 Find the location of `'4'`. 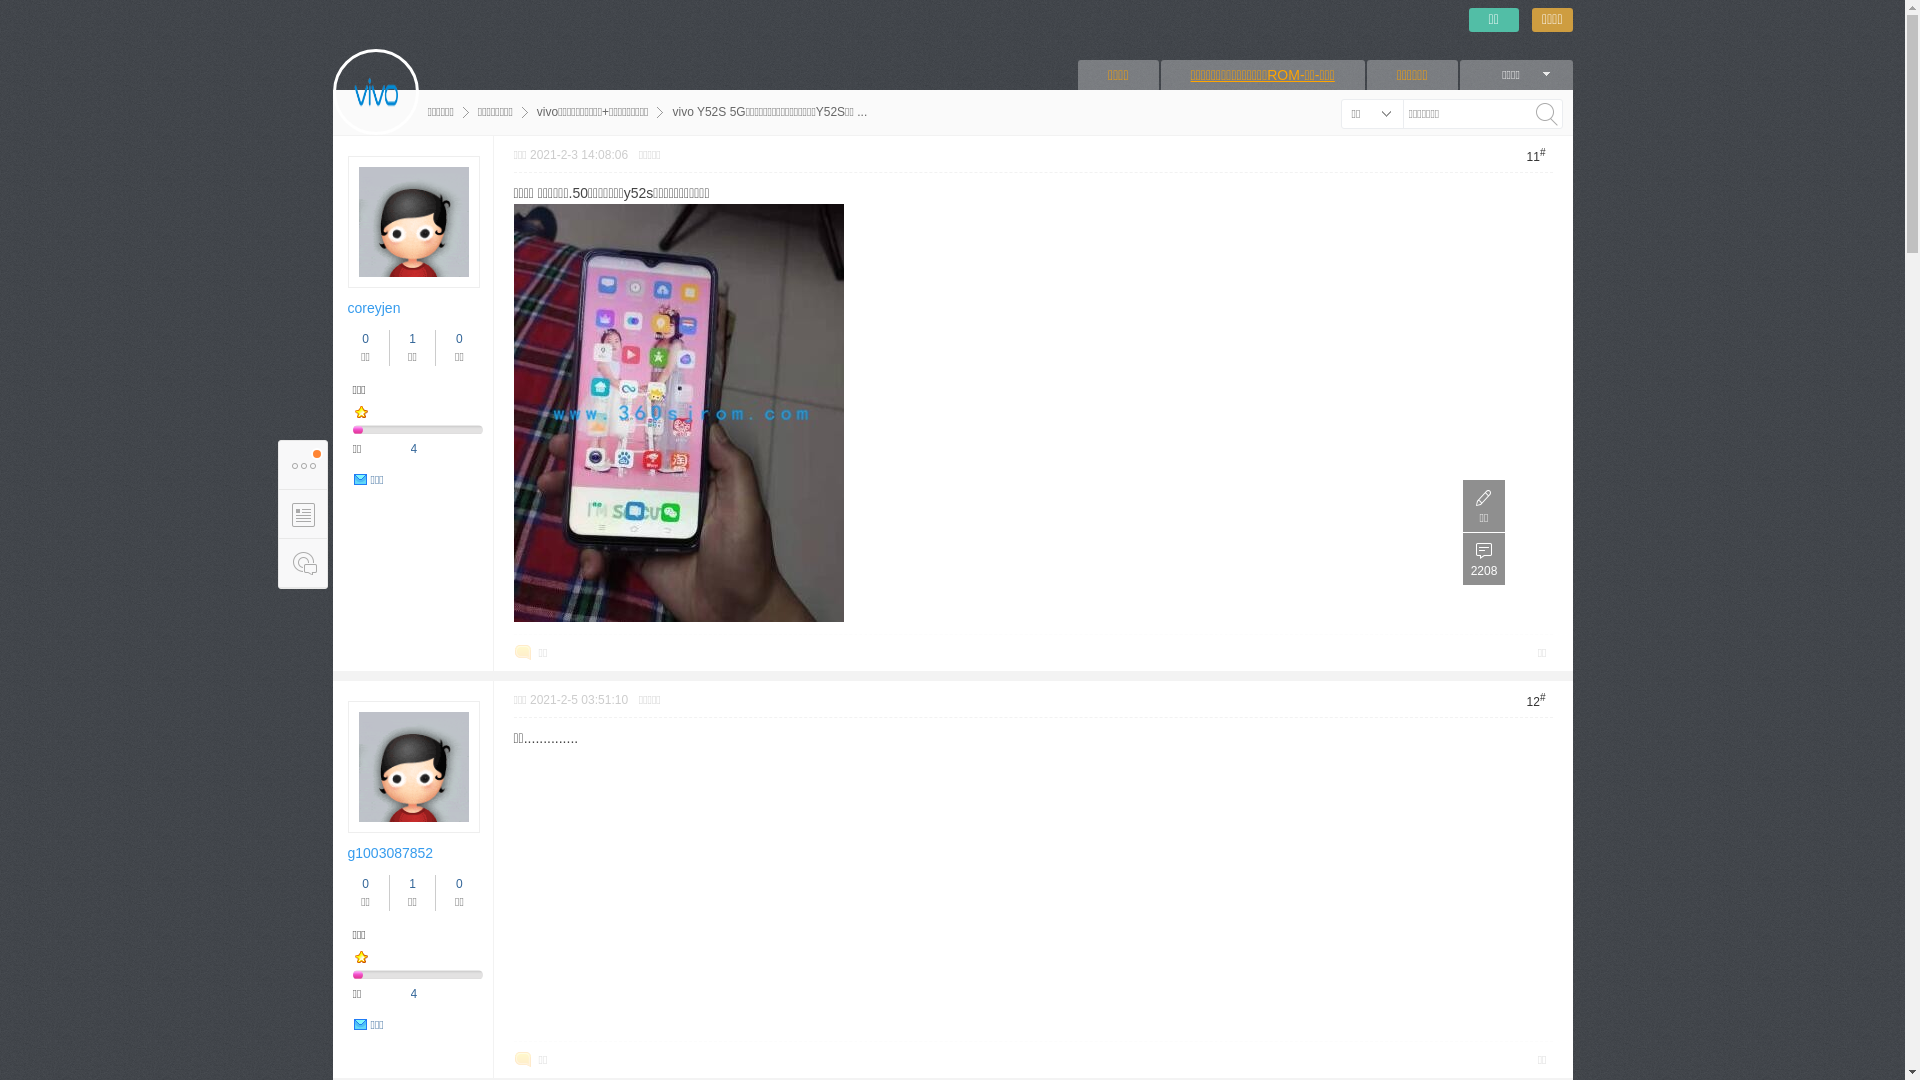

'4' is located at coordinates (412, 447).